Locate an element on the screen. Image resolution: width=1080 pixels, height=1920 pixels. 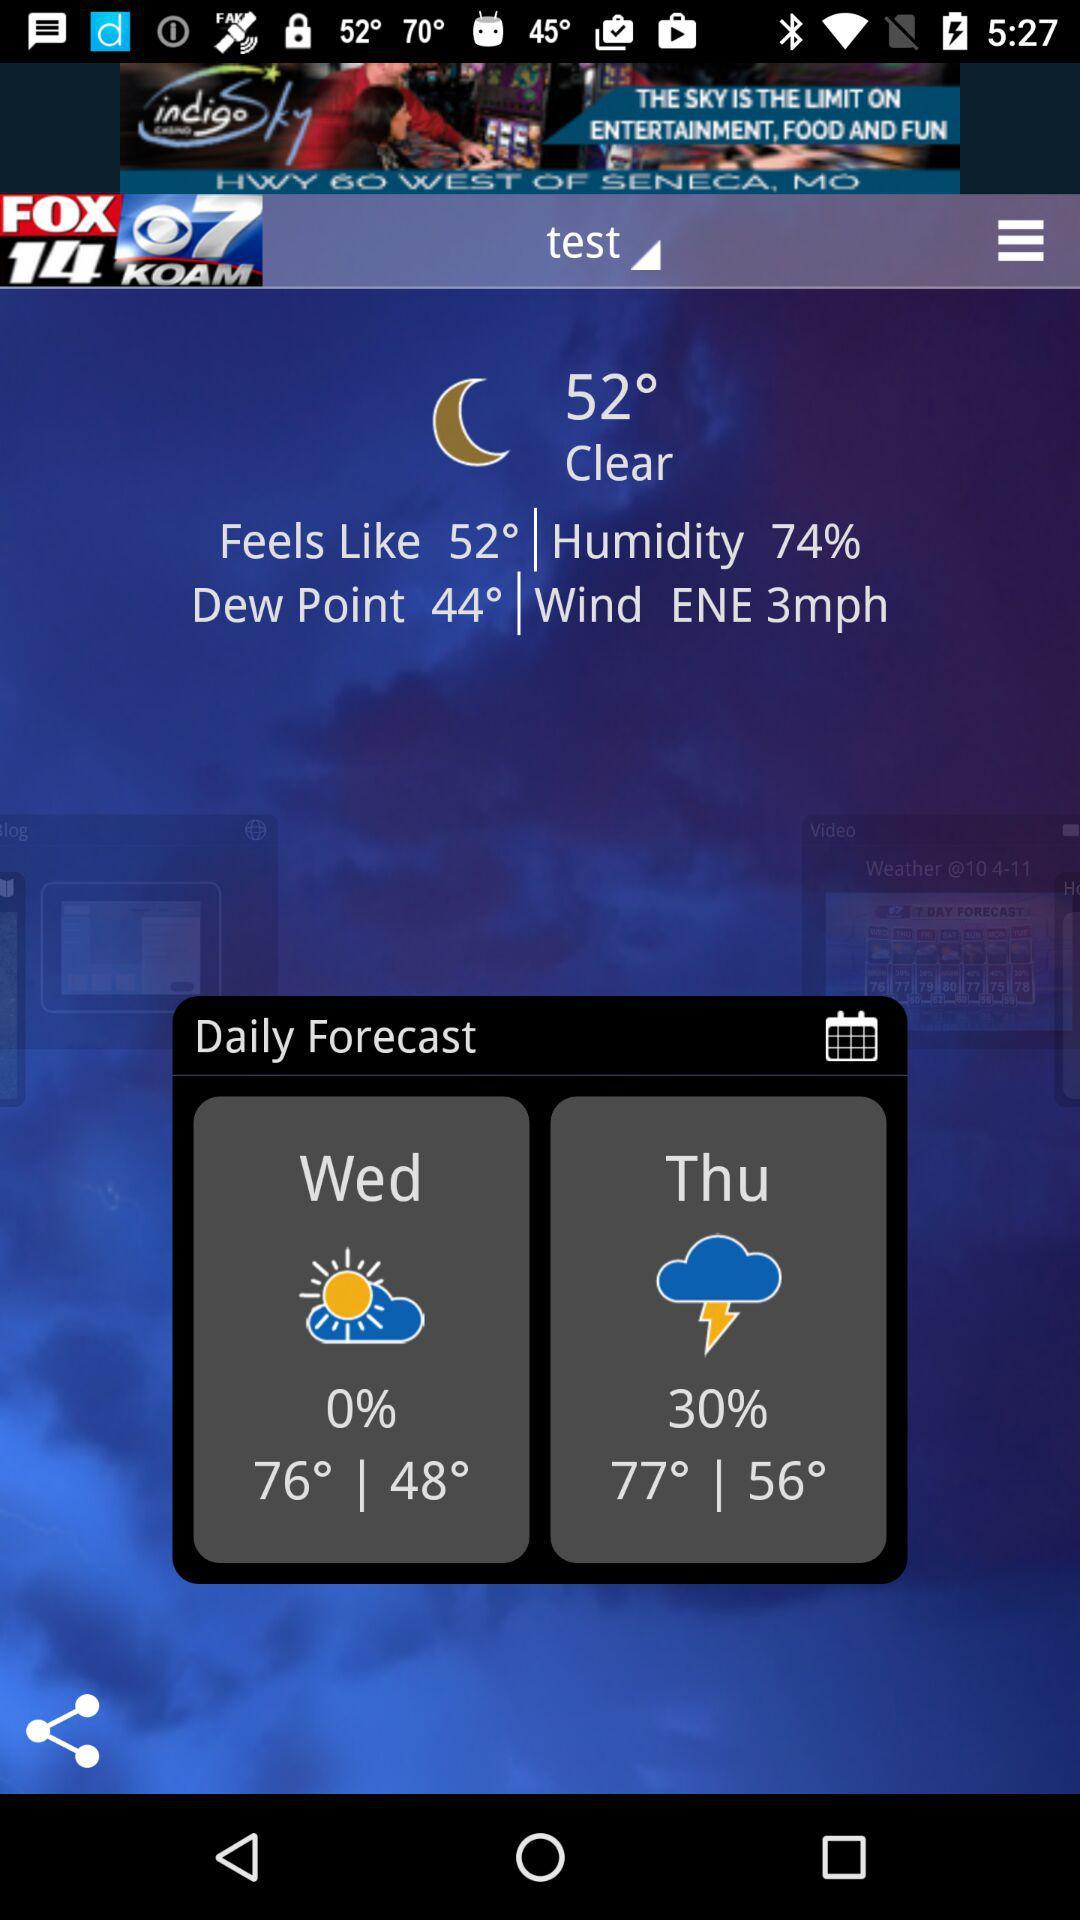
the share icon is located at coordinates (61, 1730).